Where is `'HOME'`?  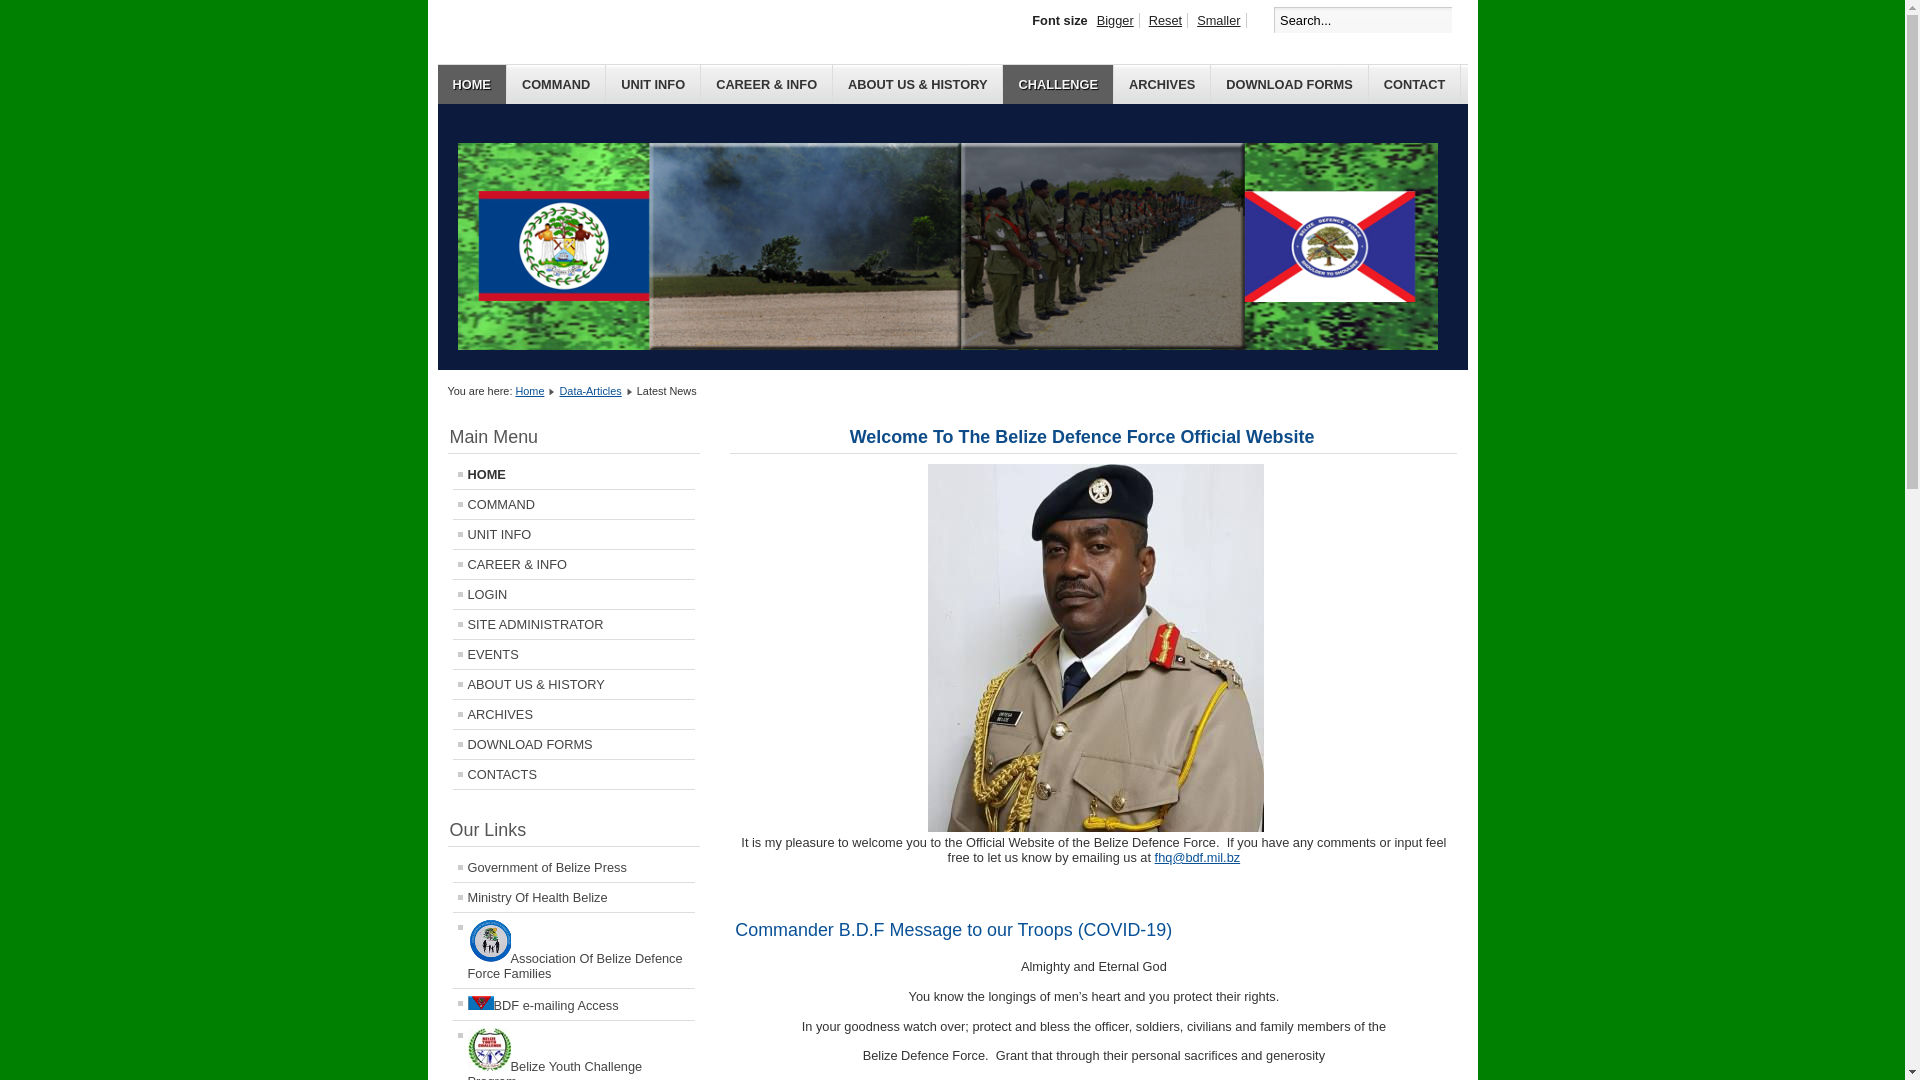 'HOME' is located at coordinates (471, 83).